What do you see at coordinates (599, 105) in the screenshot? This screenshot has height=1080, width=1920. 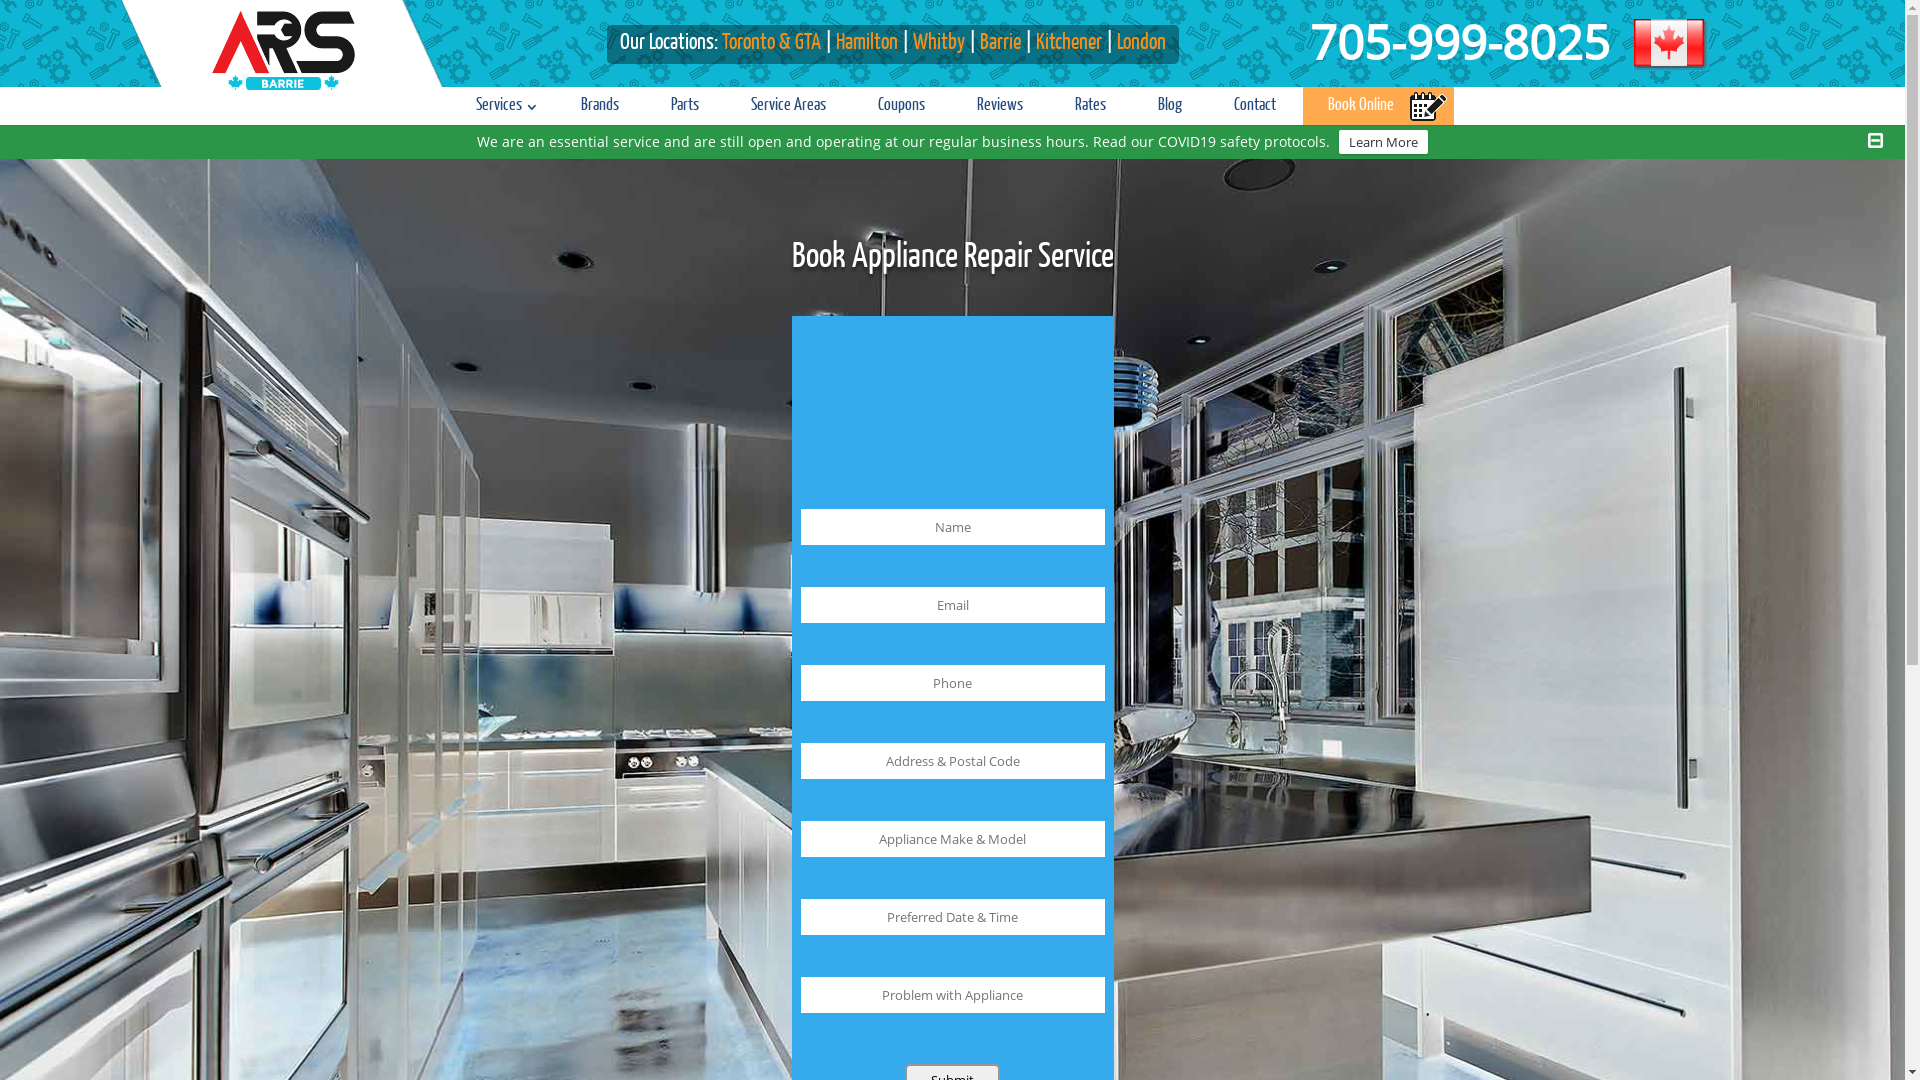 I see `'Brands'` at bounding box center [599, 105].